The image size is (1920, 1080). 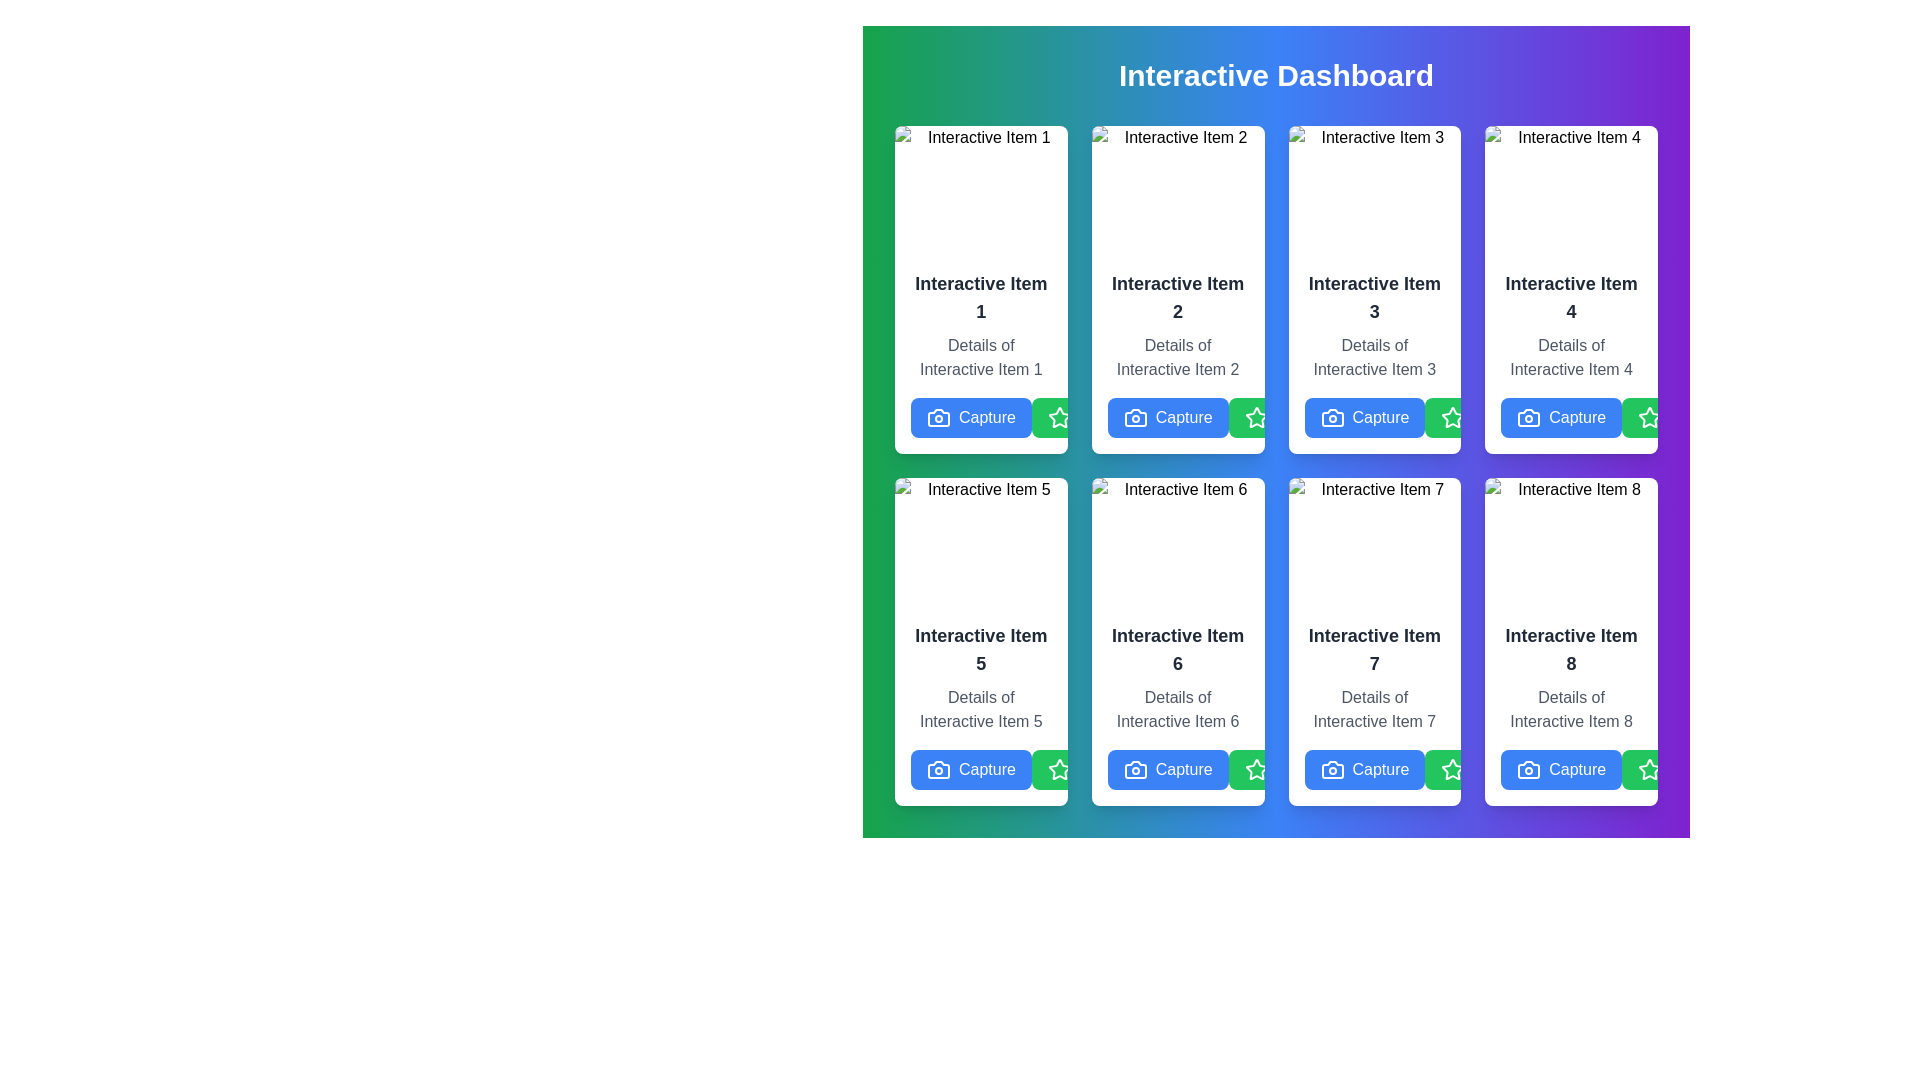 What do you see at coordinates (1373, 297) in the screenshot?
I see `the title text of the third card in the top row labeled 'Interactive Dashboard', which is positioned above the text 'Details of Interactive Item 3'` at bounding box center [1373, 297].